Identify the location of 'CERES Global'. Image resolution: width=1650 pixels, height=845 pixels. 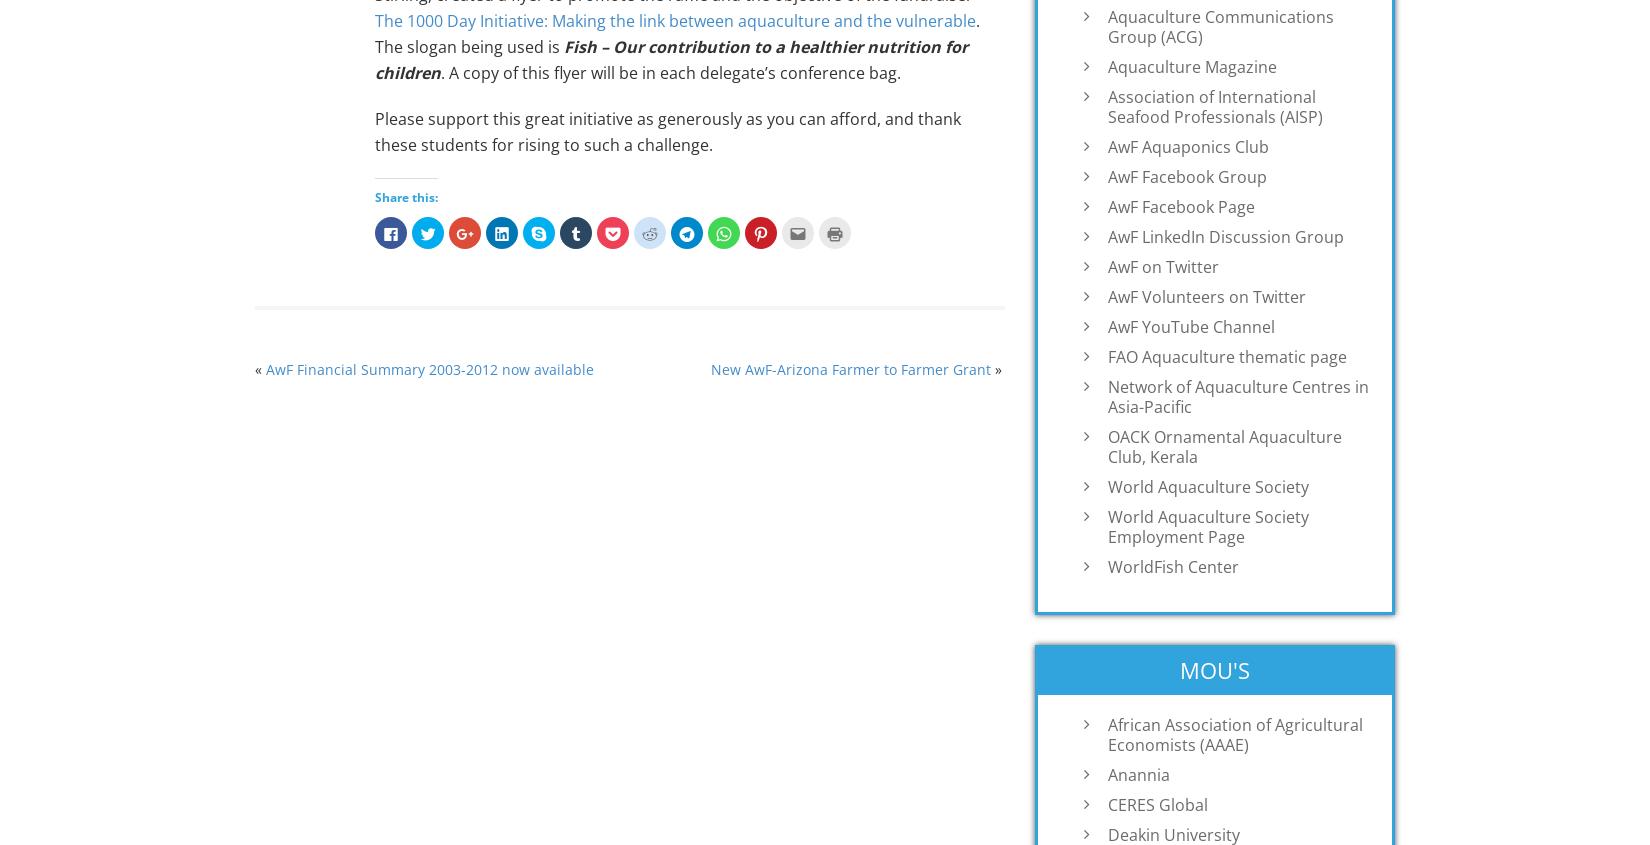
(1157, 804).